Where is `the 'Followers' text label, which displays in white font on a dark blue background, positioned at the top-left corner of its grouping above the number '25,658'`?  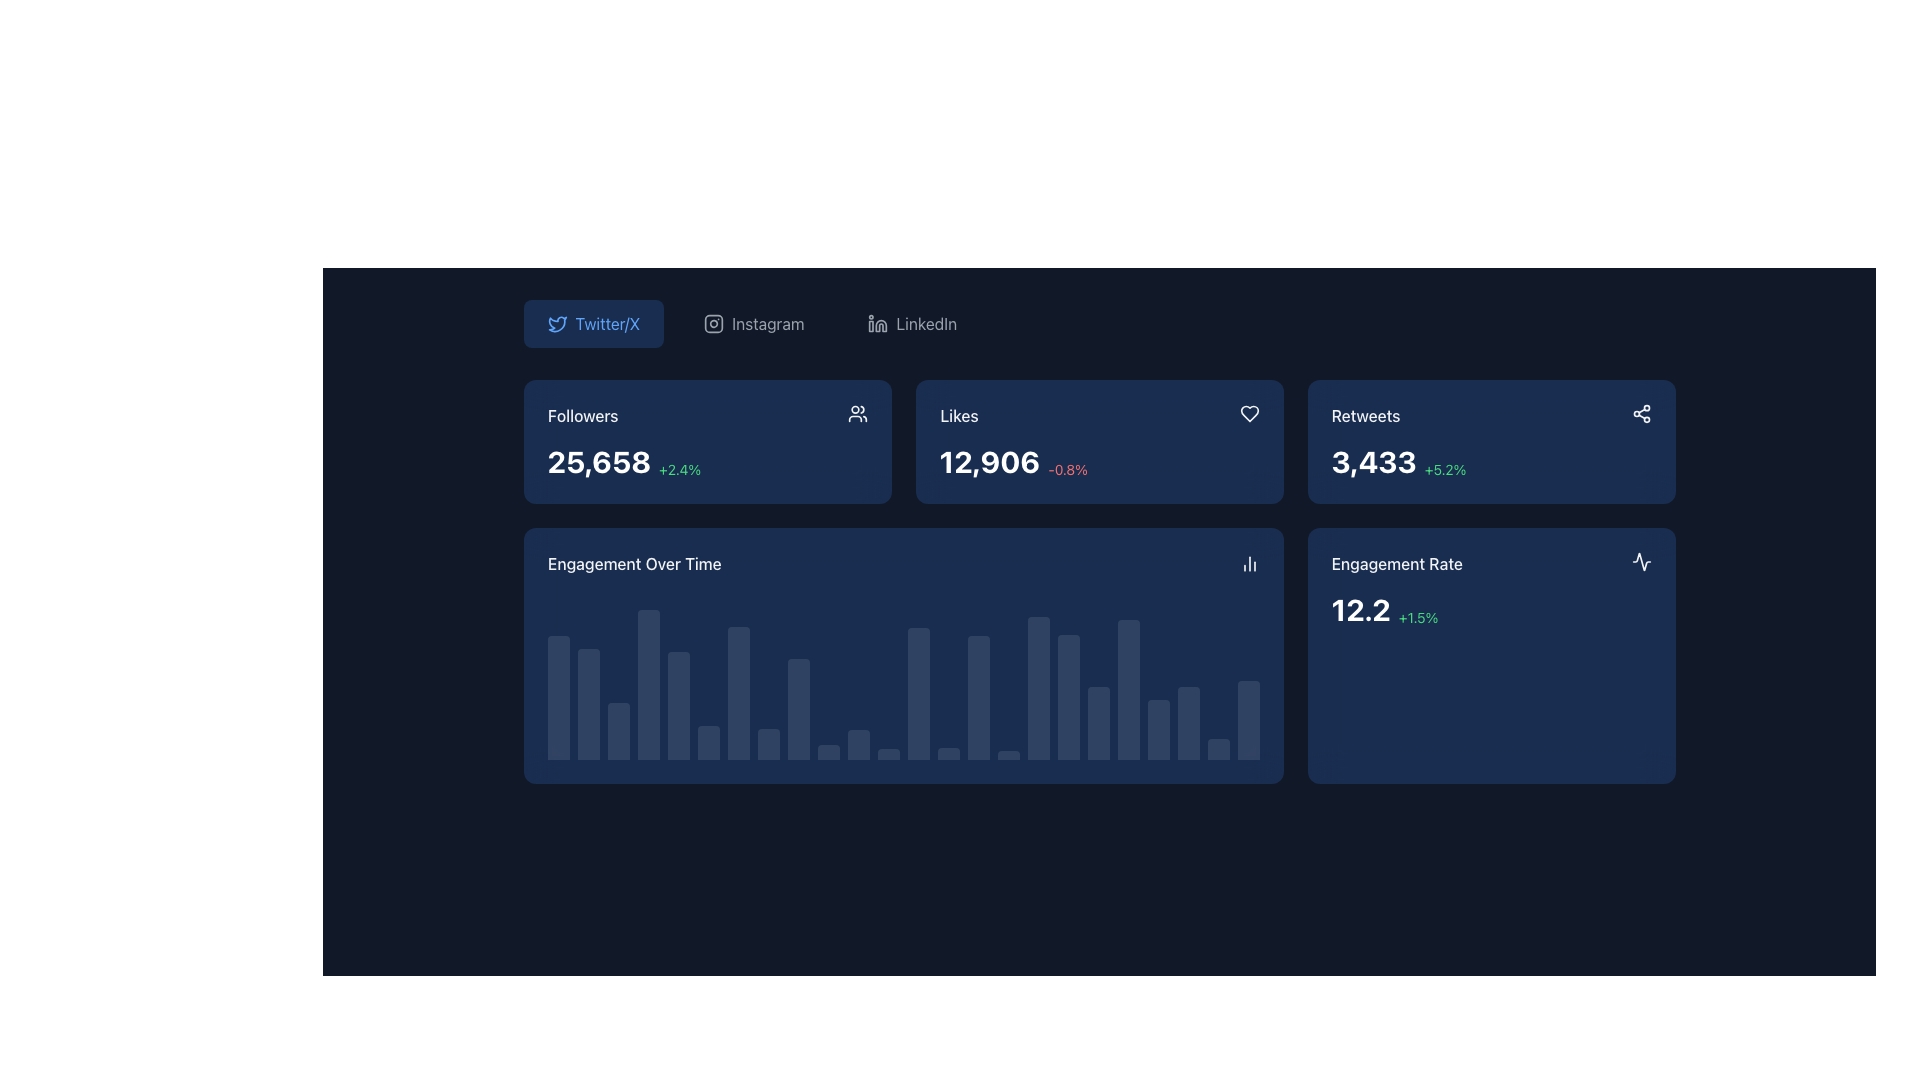
the 'Followers' text label, which displays in white font on a dark blue background, positioned at the top-left corner of its grouping above the number '25,658' is located at coordinates (581, 415).